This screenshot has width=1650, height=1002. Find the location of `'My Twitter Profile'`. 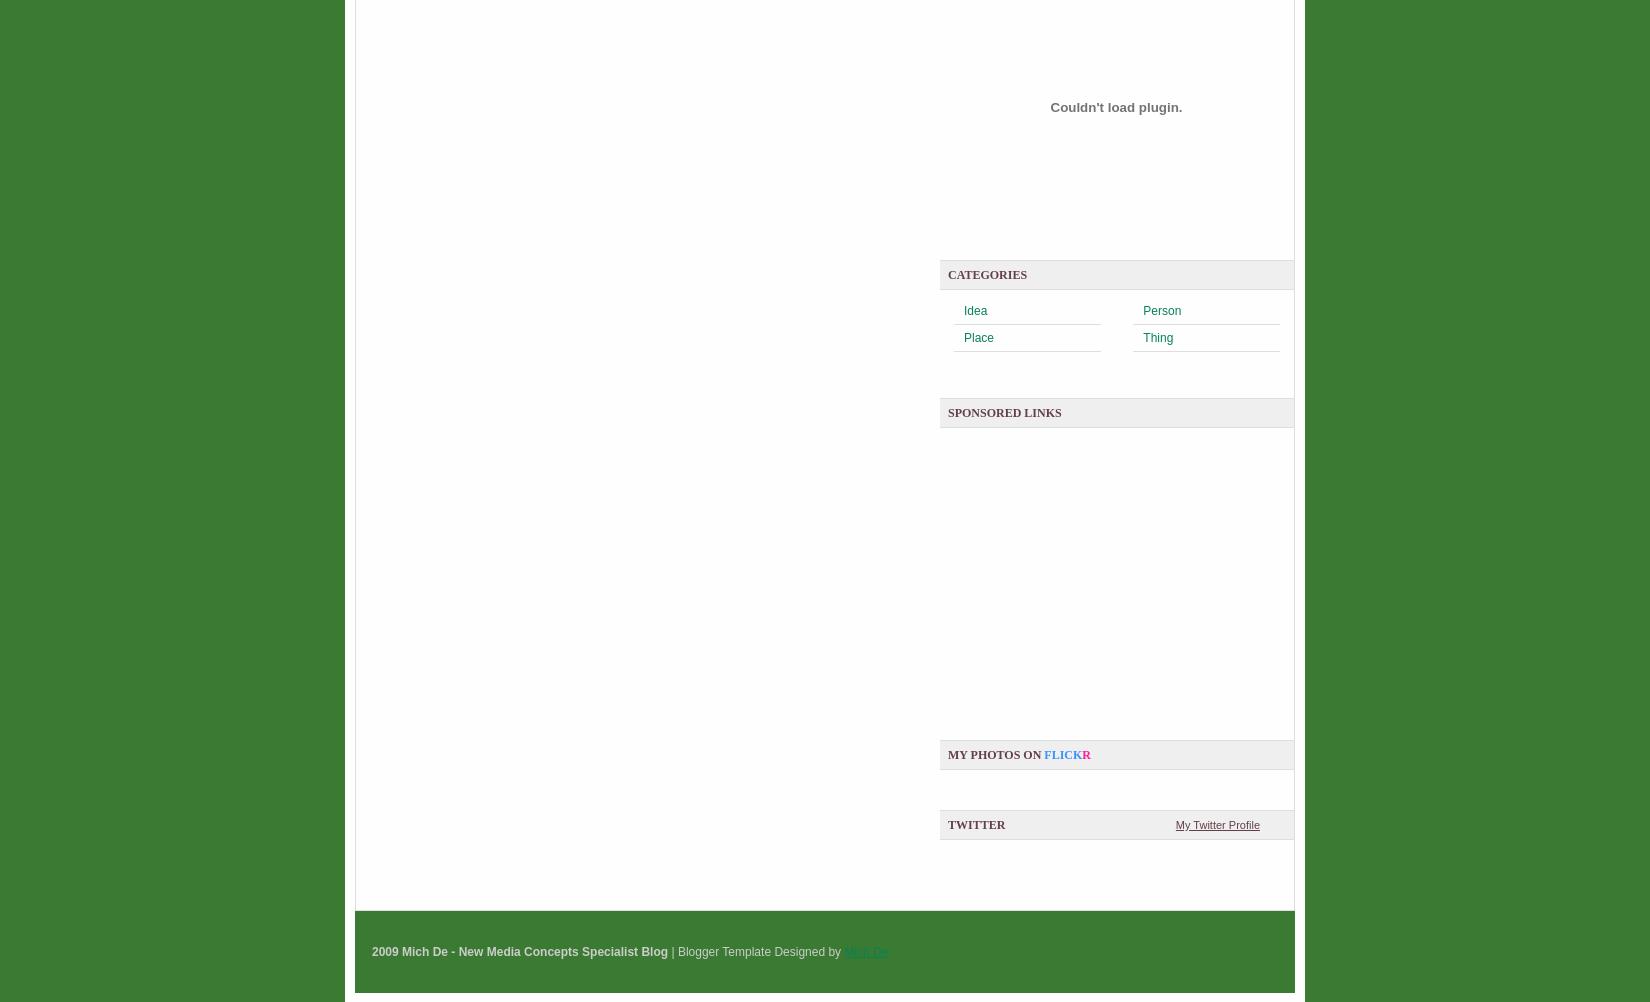

'My Twitter Profile' is located at coordinates (1217, 824).